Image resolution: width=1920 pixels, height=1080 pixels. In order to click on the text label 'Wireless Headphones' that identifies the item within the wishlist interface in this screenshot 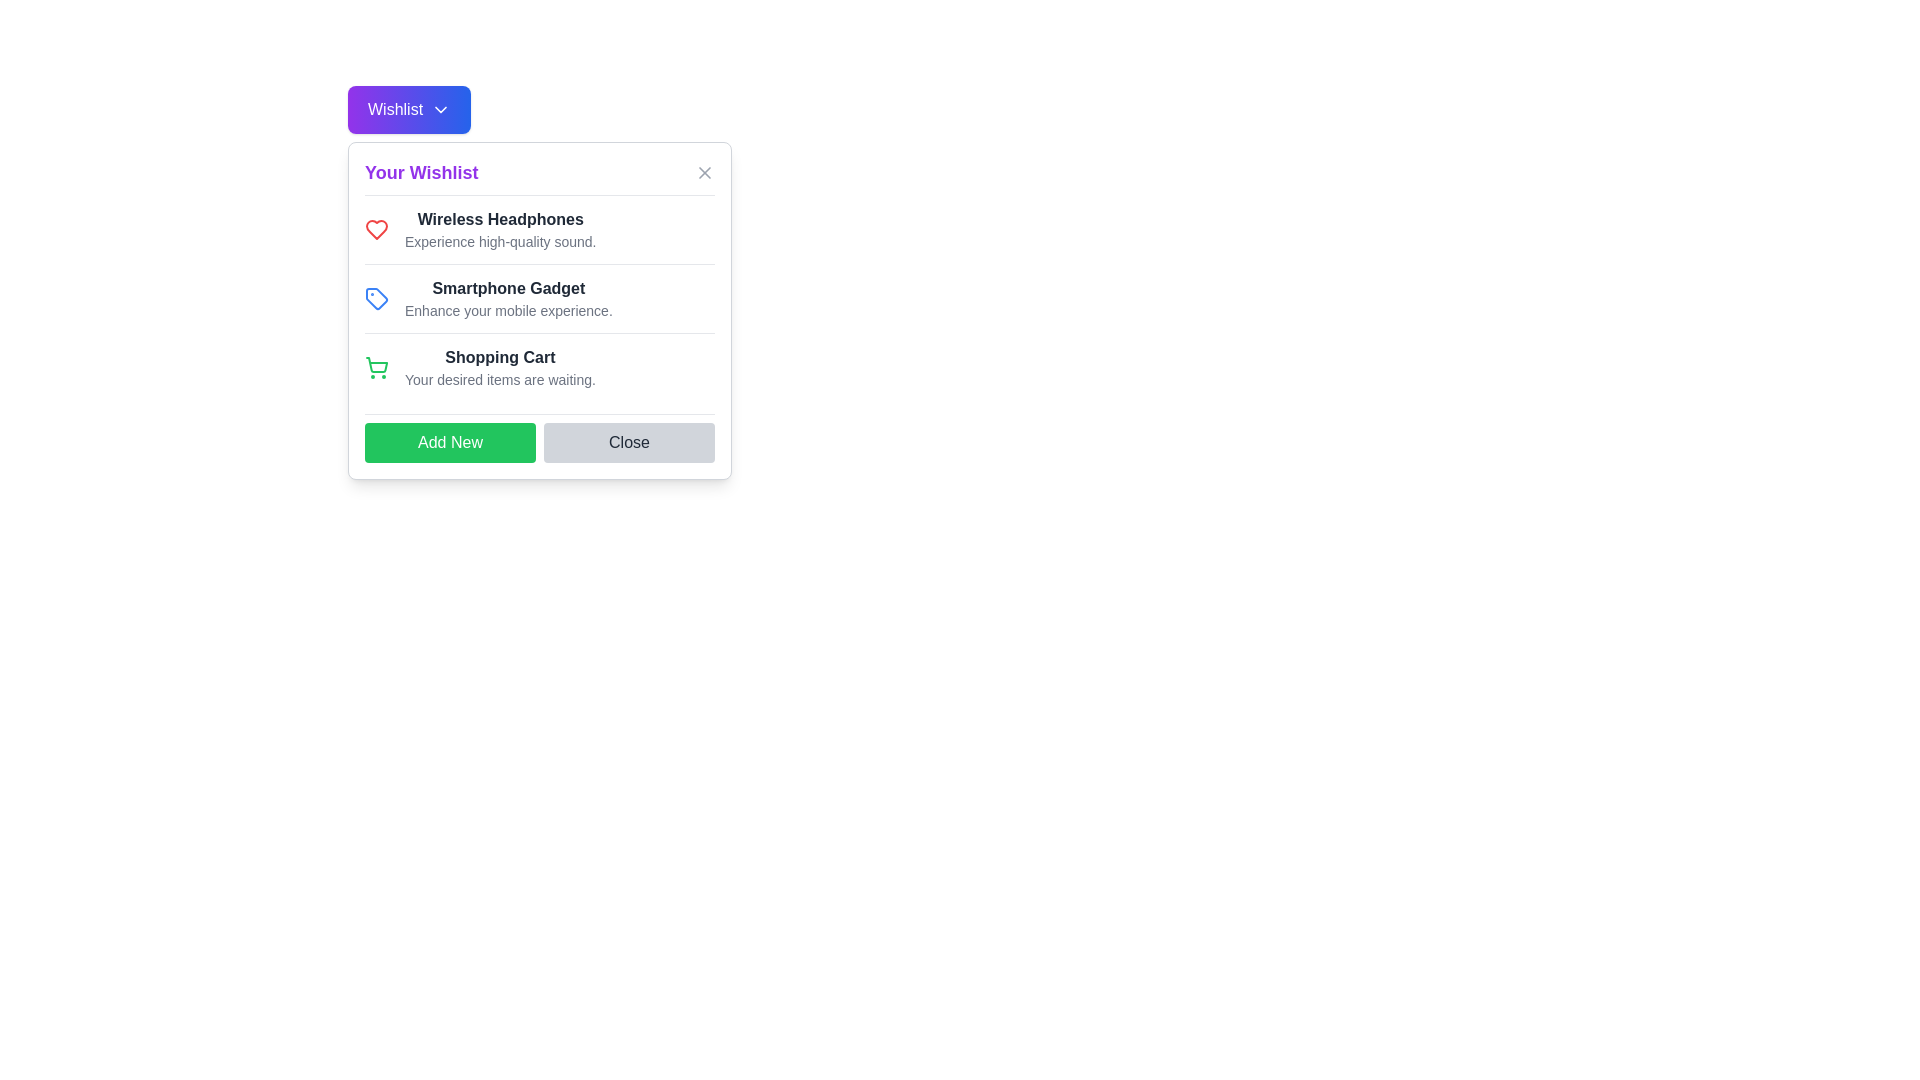, I will do `click(500, 219)`.